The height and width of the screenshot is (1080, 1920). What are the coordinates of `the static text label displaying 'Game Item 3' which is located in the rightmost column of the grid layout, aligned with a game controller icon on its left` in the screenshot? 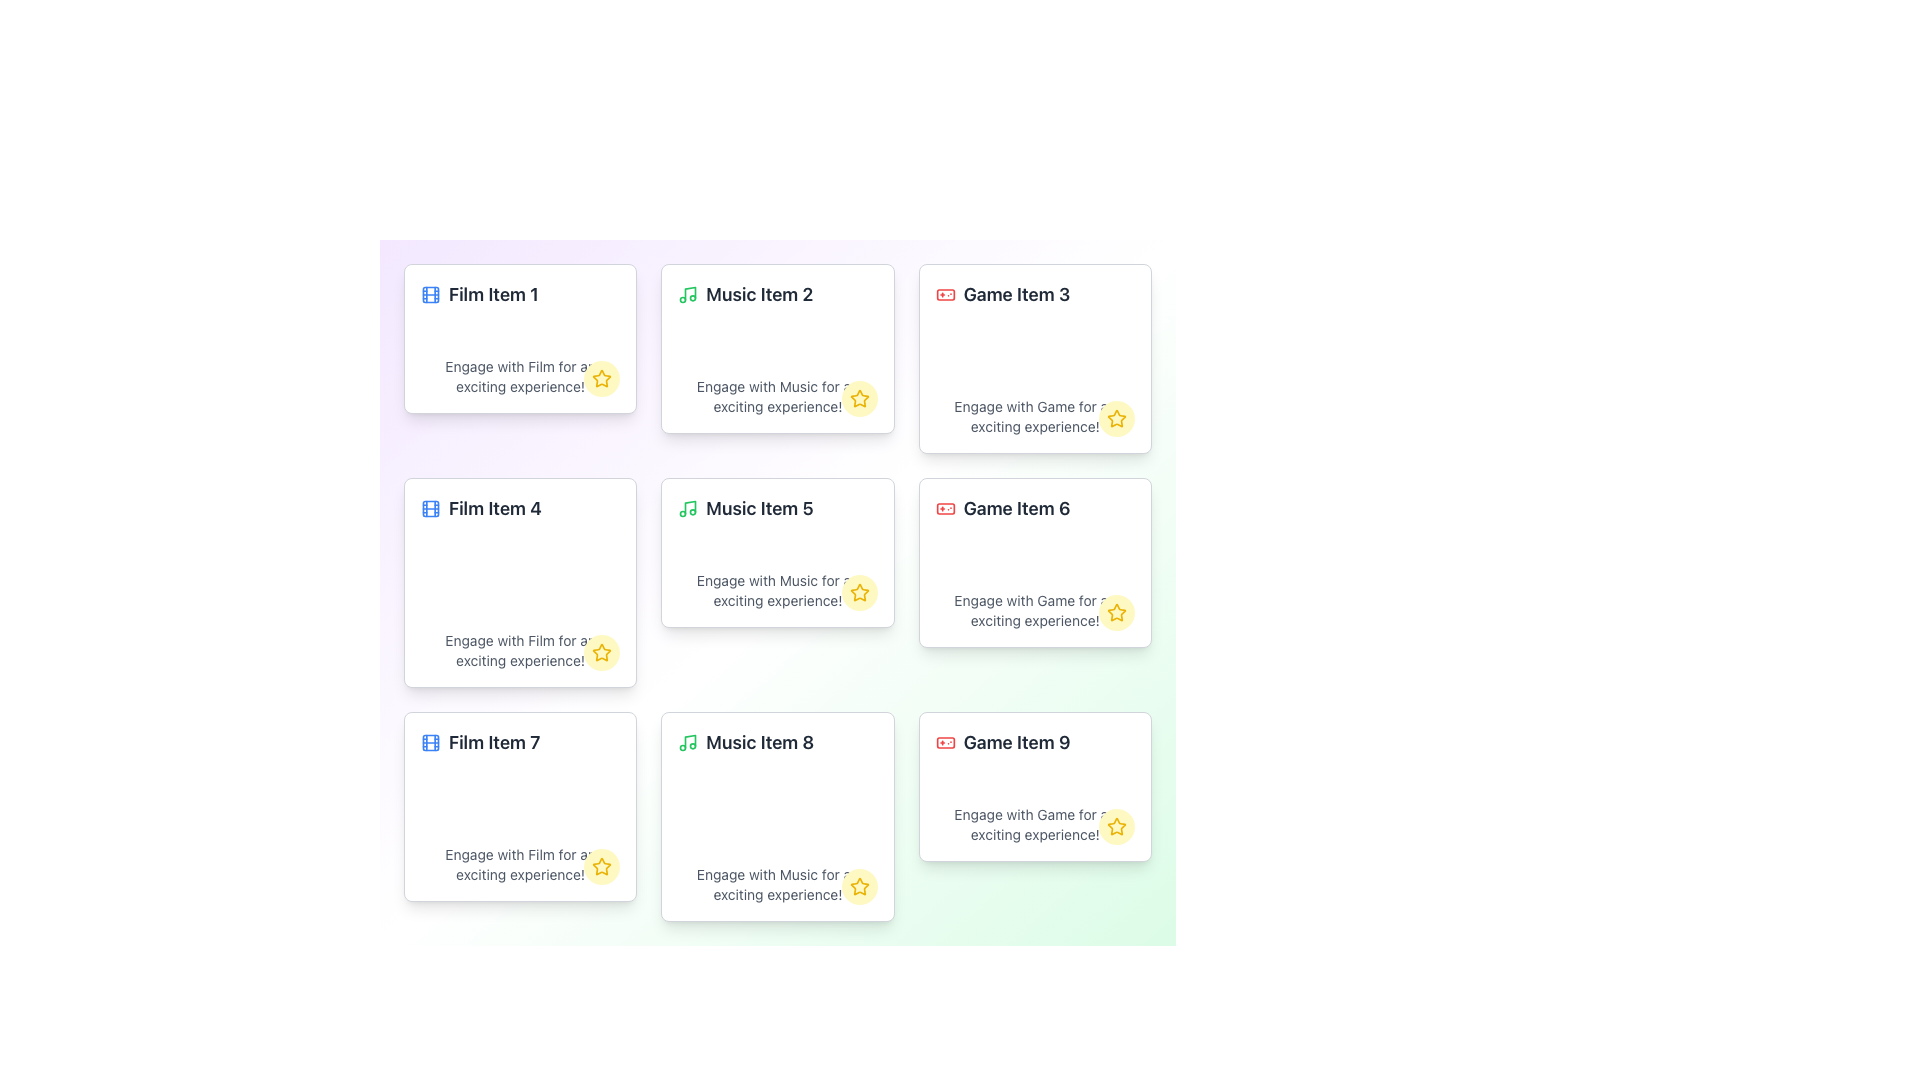 It's located at (1016, 294).